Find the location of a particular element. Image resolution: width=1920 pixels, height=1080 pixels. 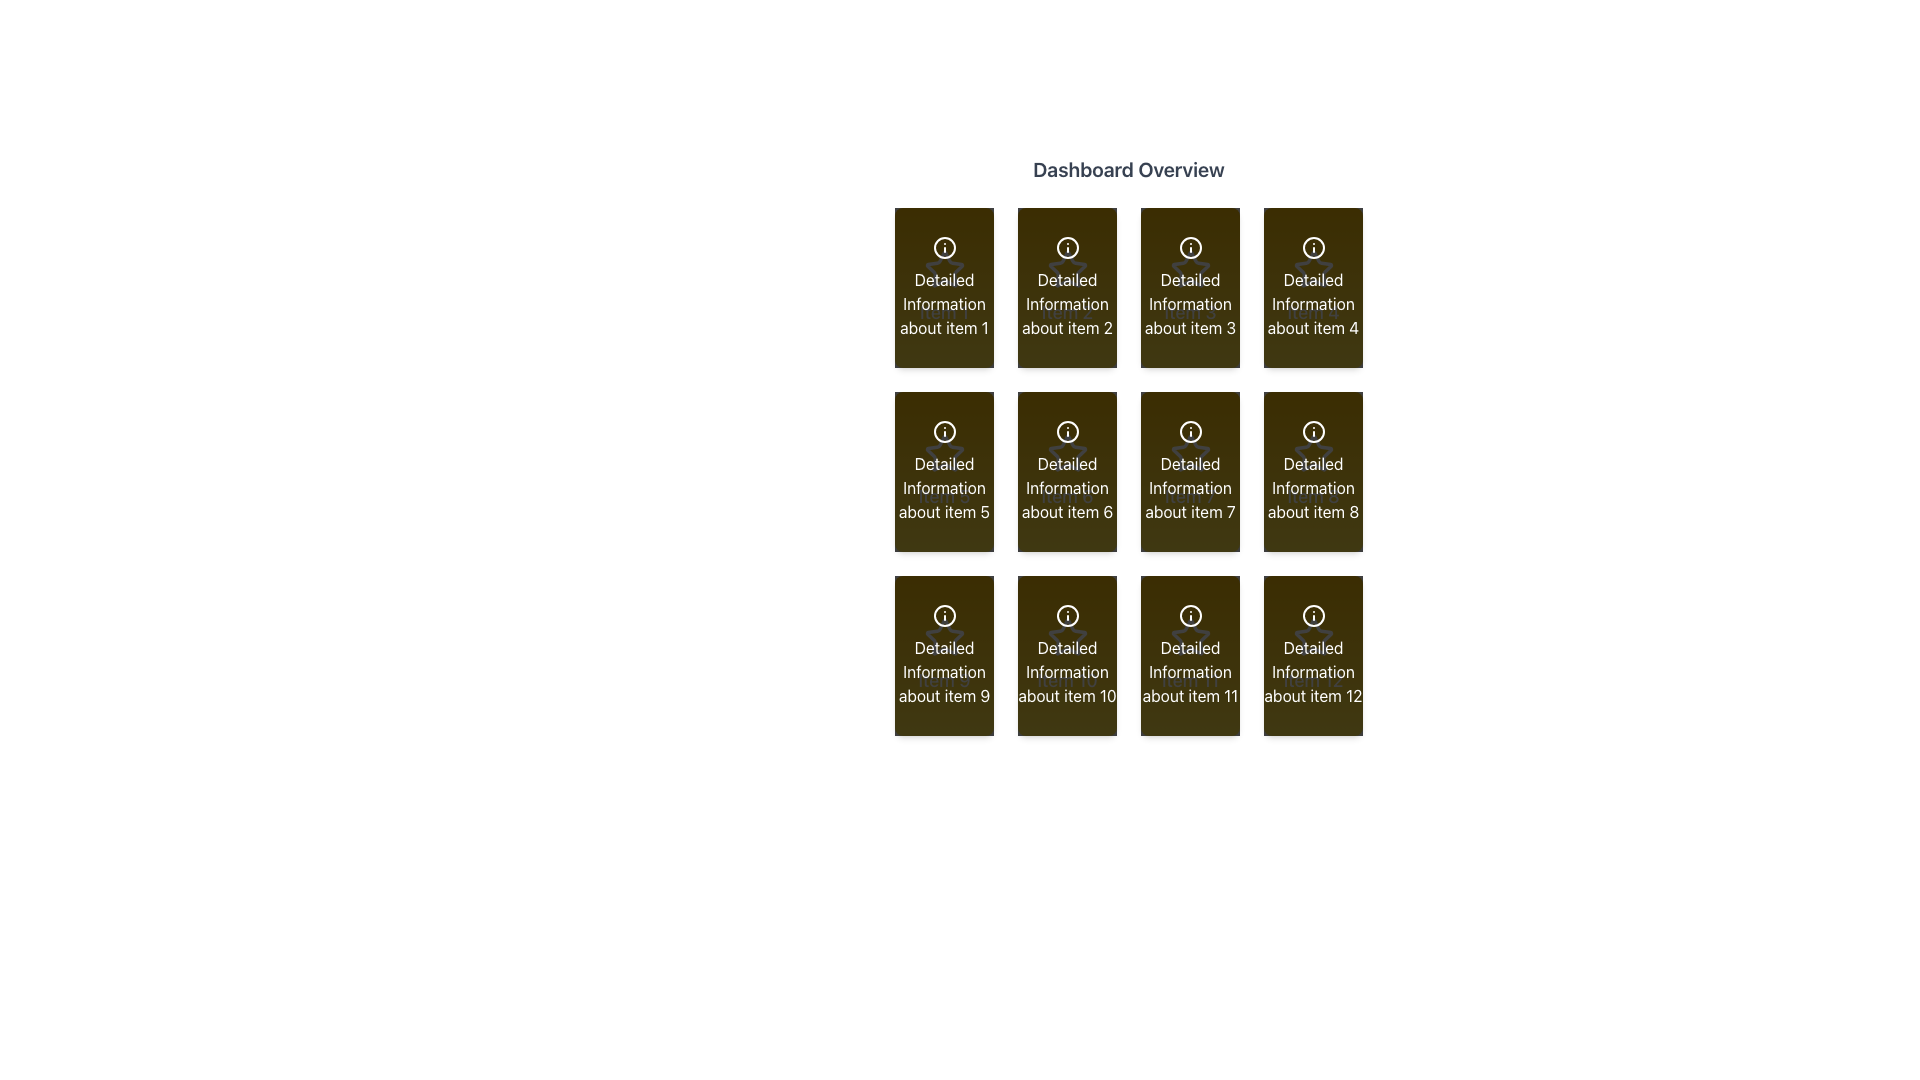

the circular icon with a visible border located in the third card of the top row titled 'Detailed Information about item 3' is located at coordinates (1190, 246).